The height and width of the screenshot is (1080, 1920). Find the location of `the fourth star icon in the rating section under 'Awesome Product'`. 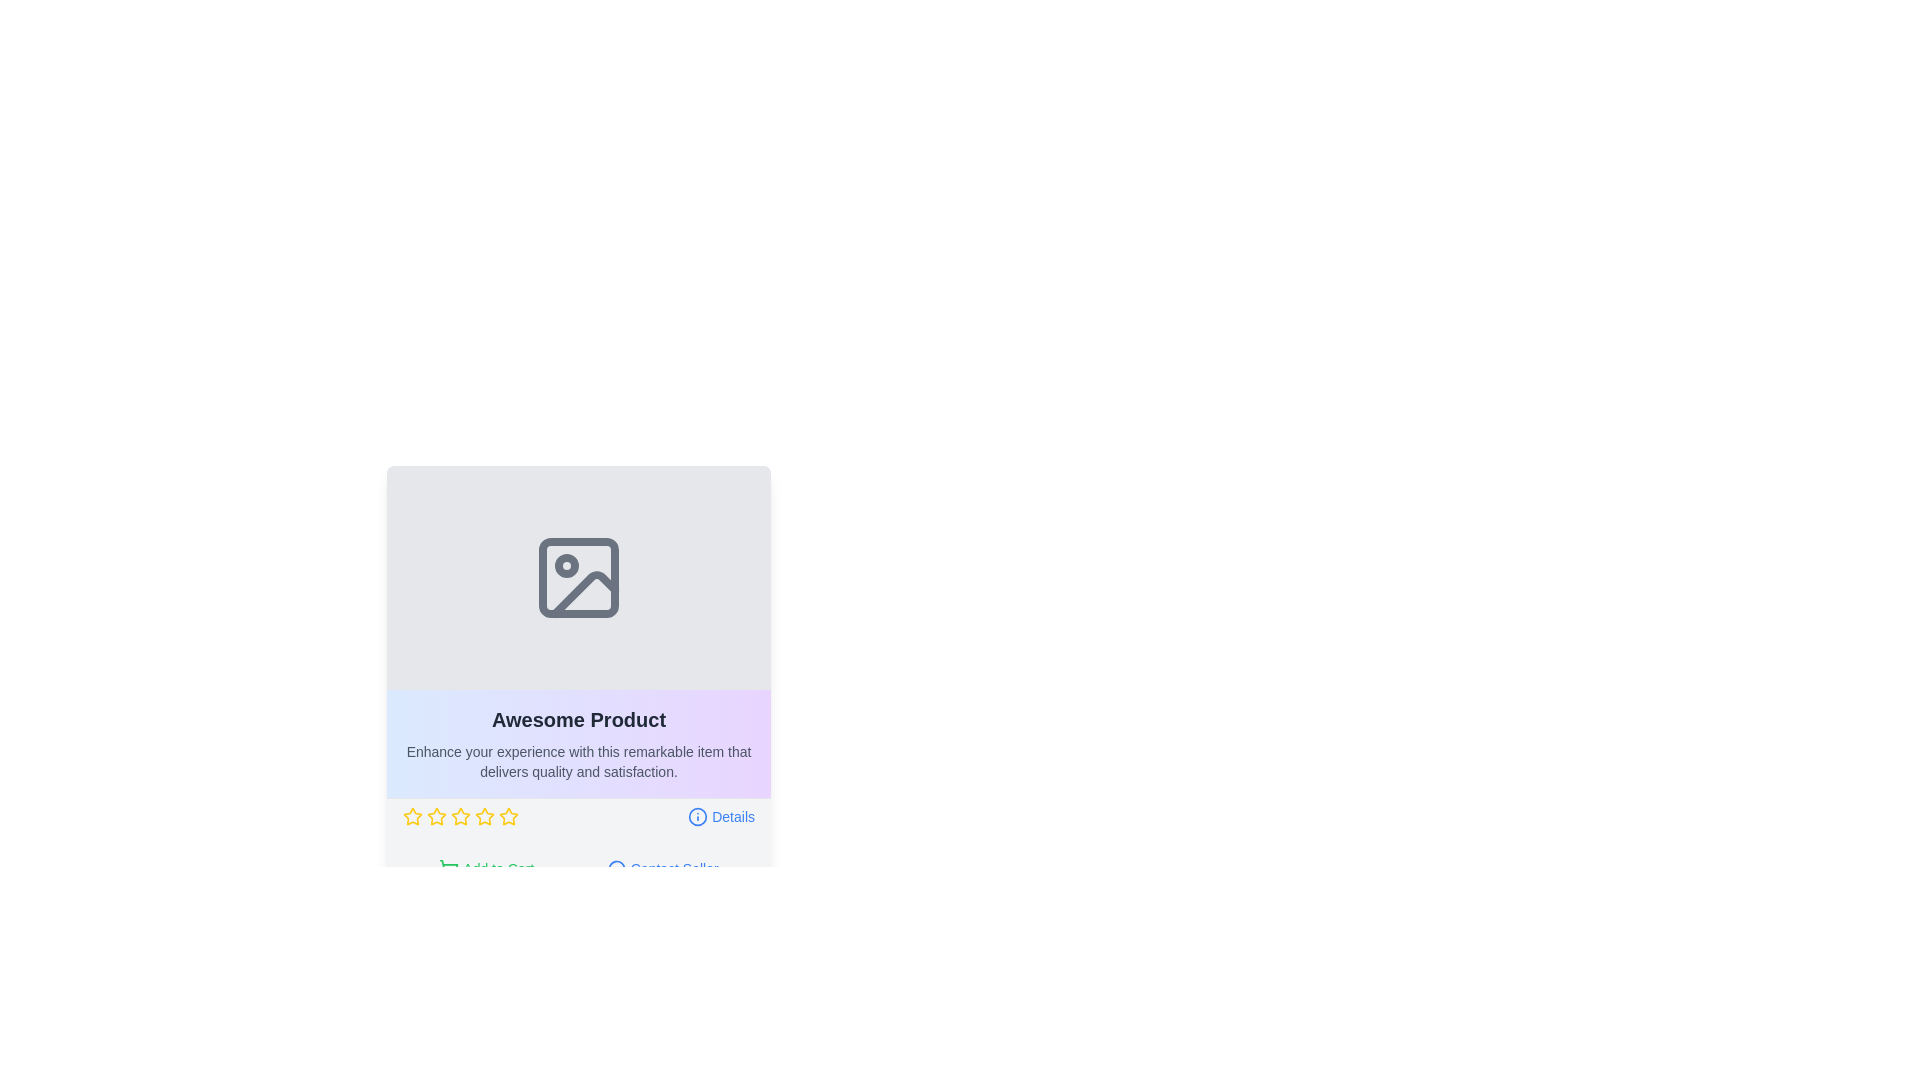

the fourth star icon in the rating section under 'Awesome Product' is located at coordinates (508, 816).